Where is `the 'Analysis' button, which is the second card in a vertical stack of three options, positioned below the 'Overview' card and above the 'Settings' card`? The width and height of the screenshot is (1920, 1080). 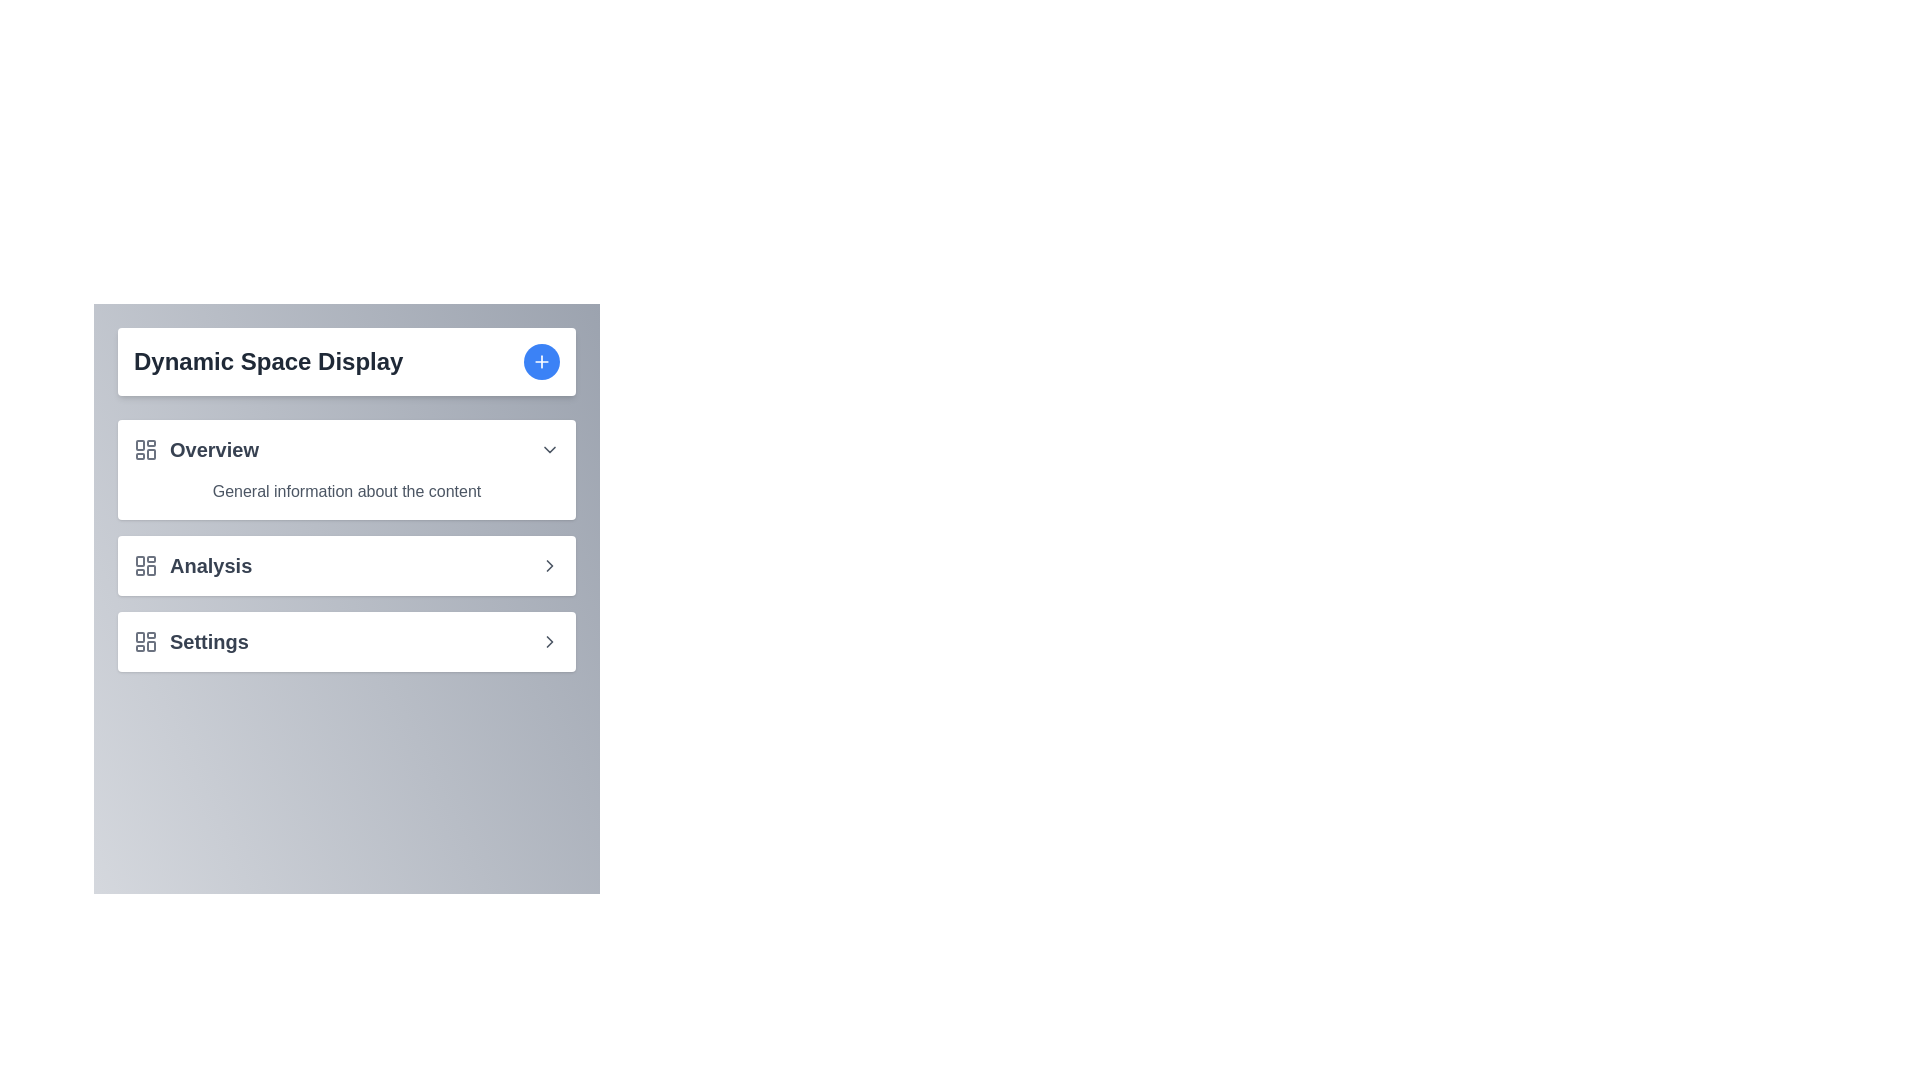
the 'Analysis' button, which is the second card in a vertical stack of three options, positioned below the 'Overview' card and above the 'Settings' card is located at coordinates (346, 566).